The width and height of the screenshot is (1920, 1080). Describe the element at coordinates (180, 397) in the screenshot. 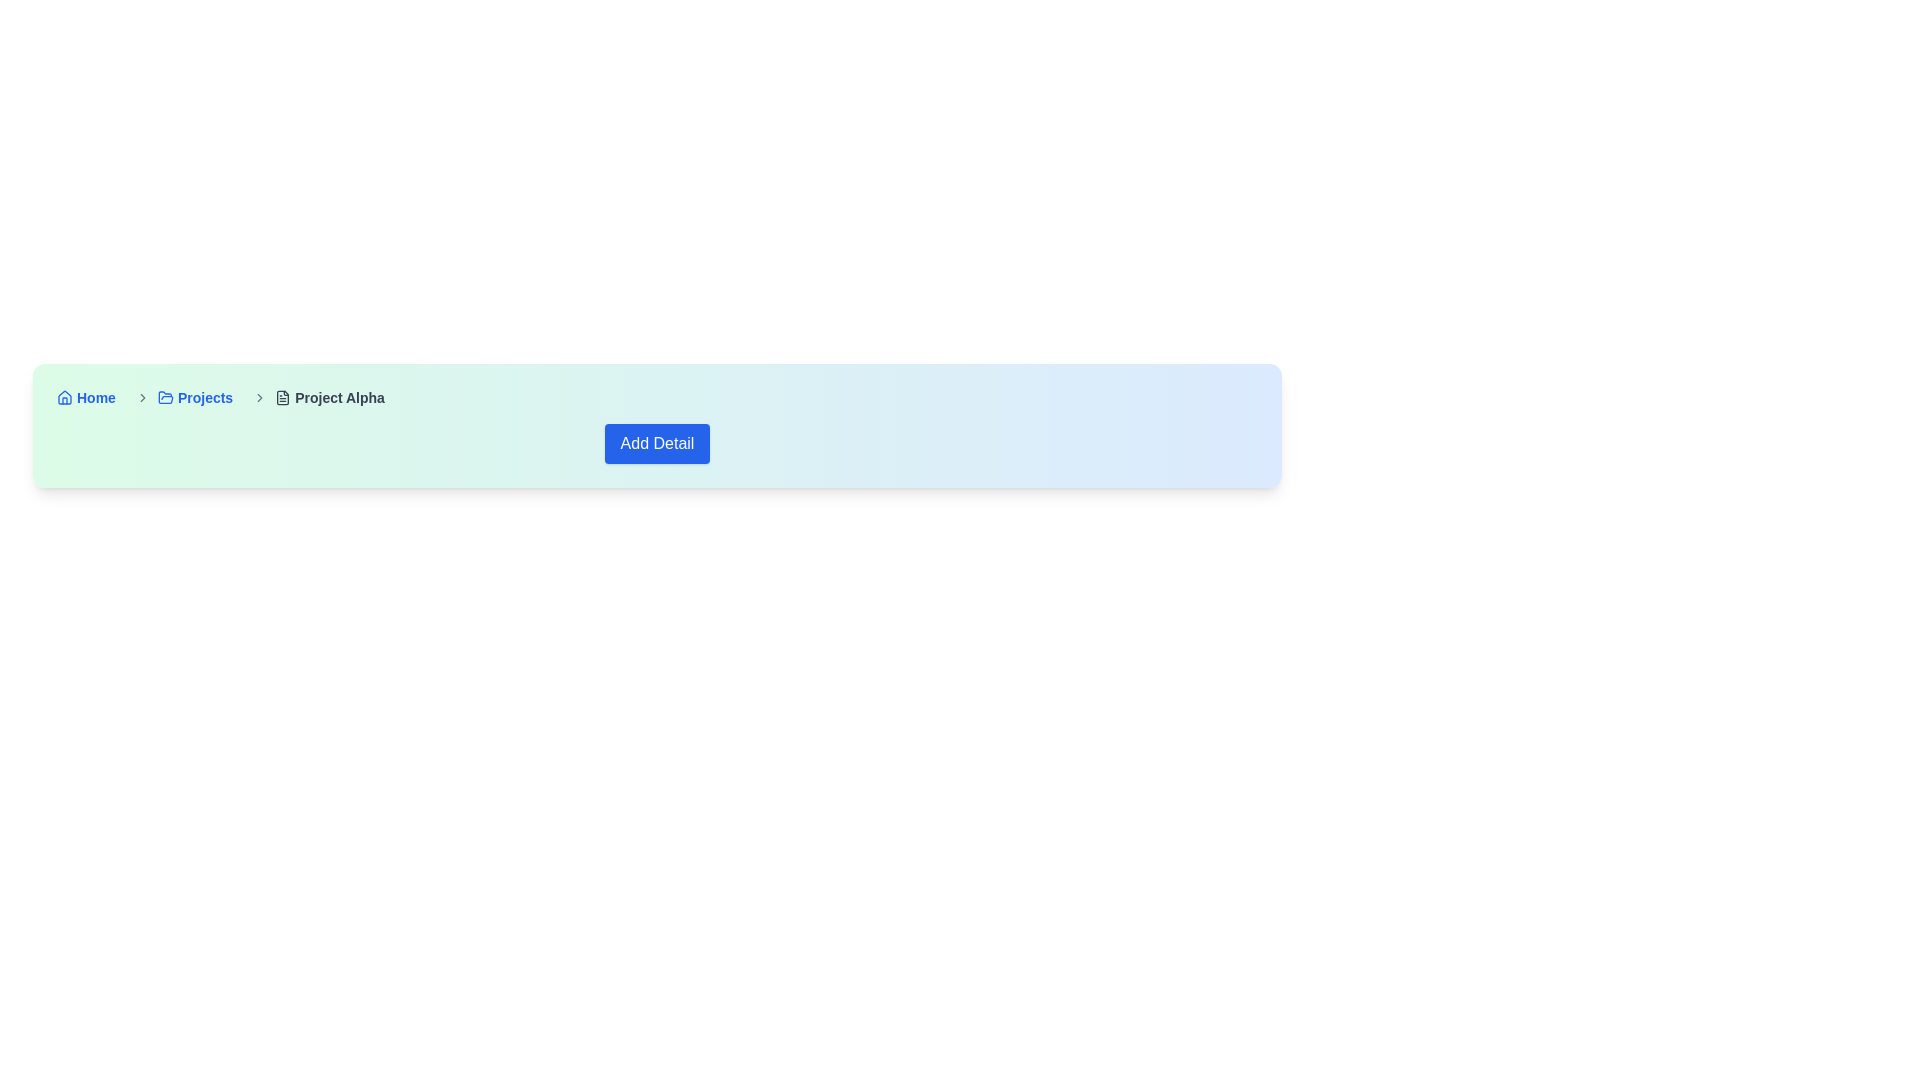

I see `the 'Projects' breadcrumb link, which is the second item in the breadcrumb navigation structure` at that location.